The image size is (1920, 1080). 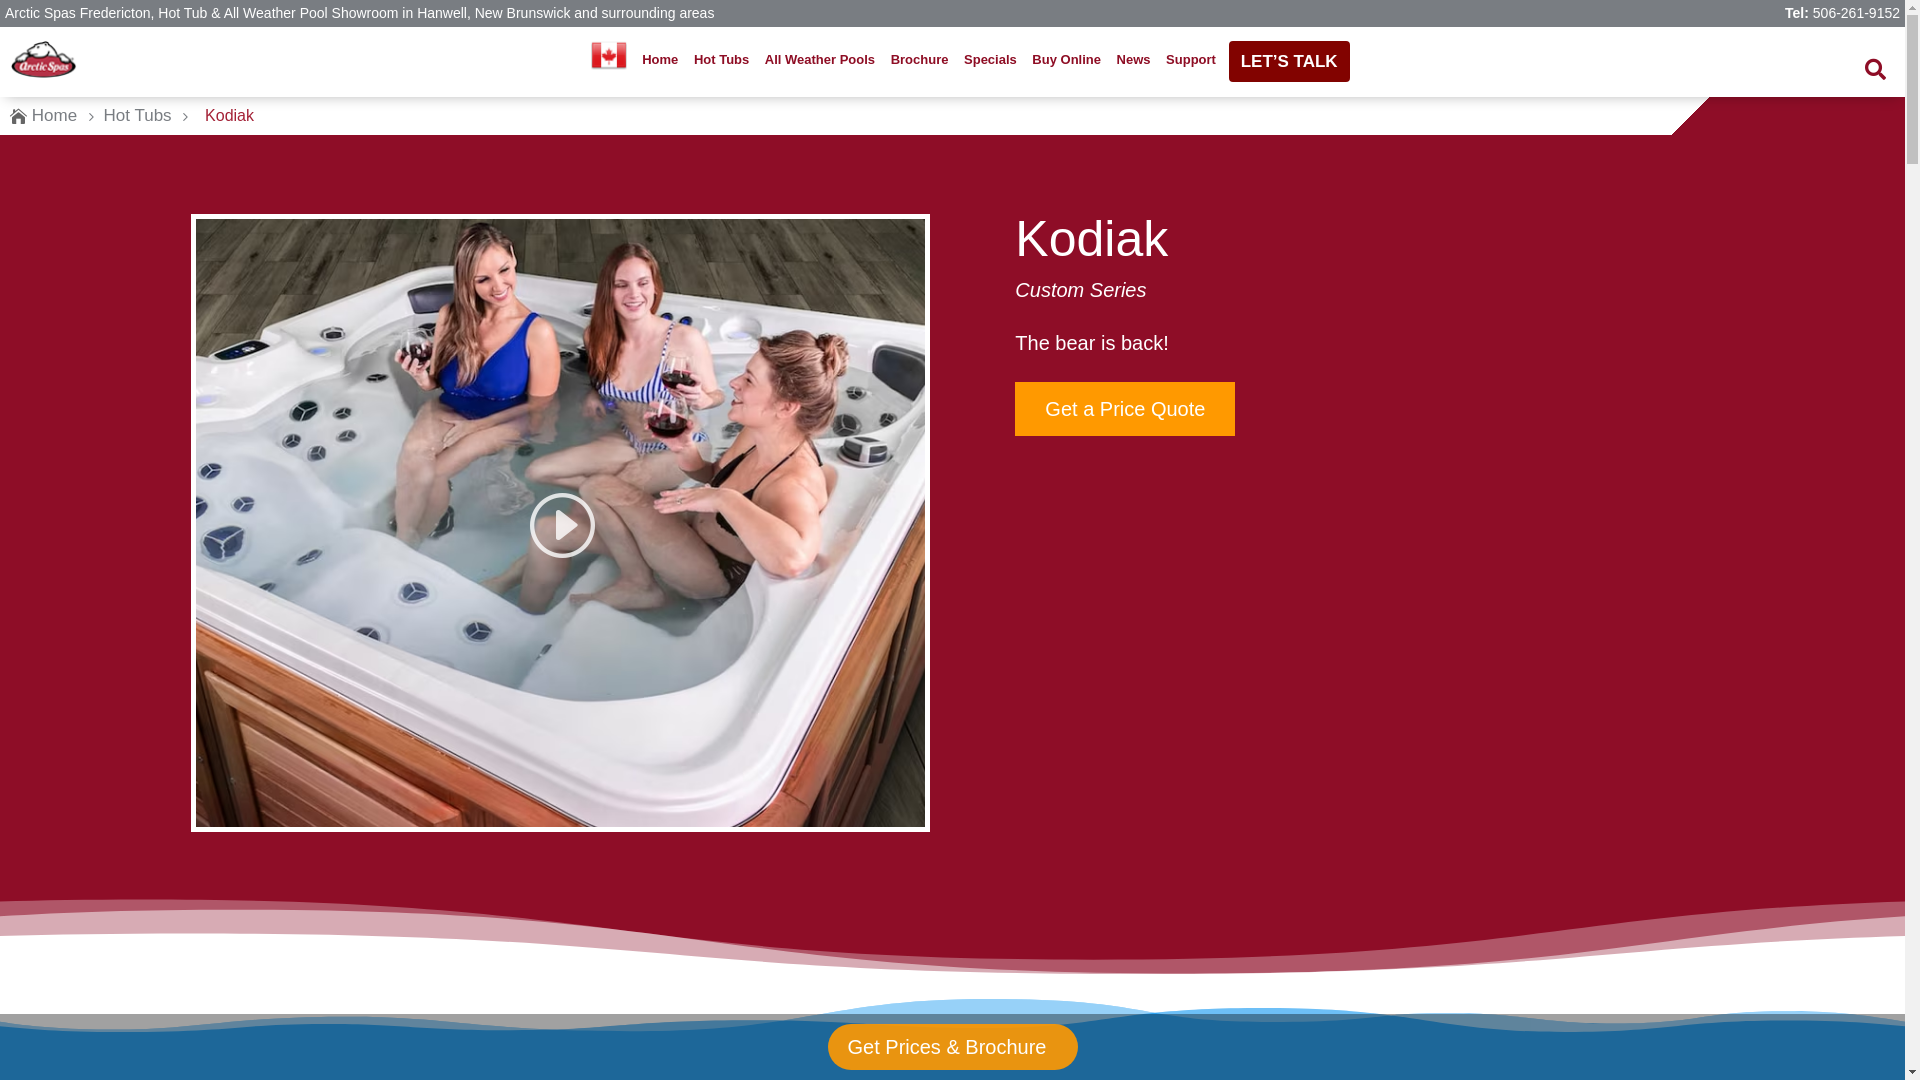 What do you see at coordinates (1027, 58) in the screenshot?
I see `'Buy Online'` at bounding box center [1027, 58].